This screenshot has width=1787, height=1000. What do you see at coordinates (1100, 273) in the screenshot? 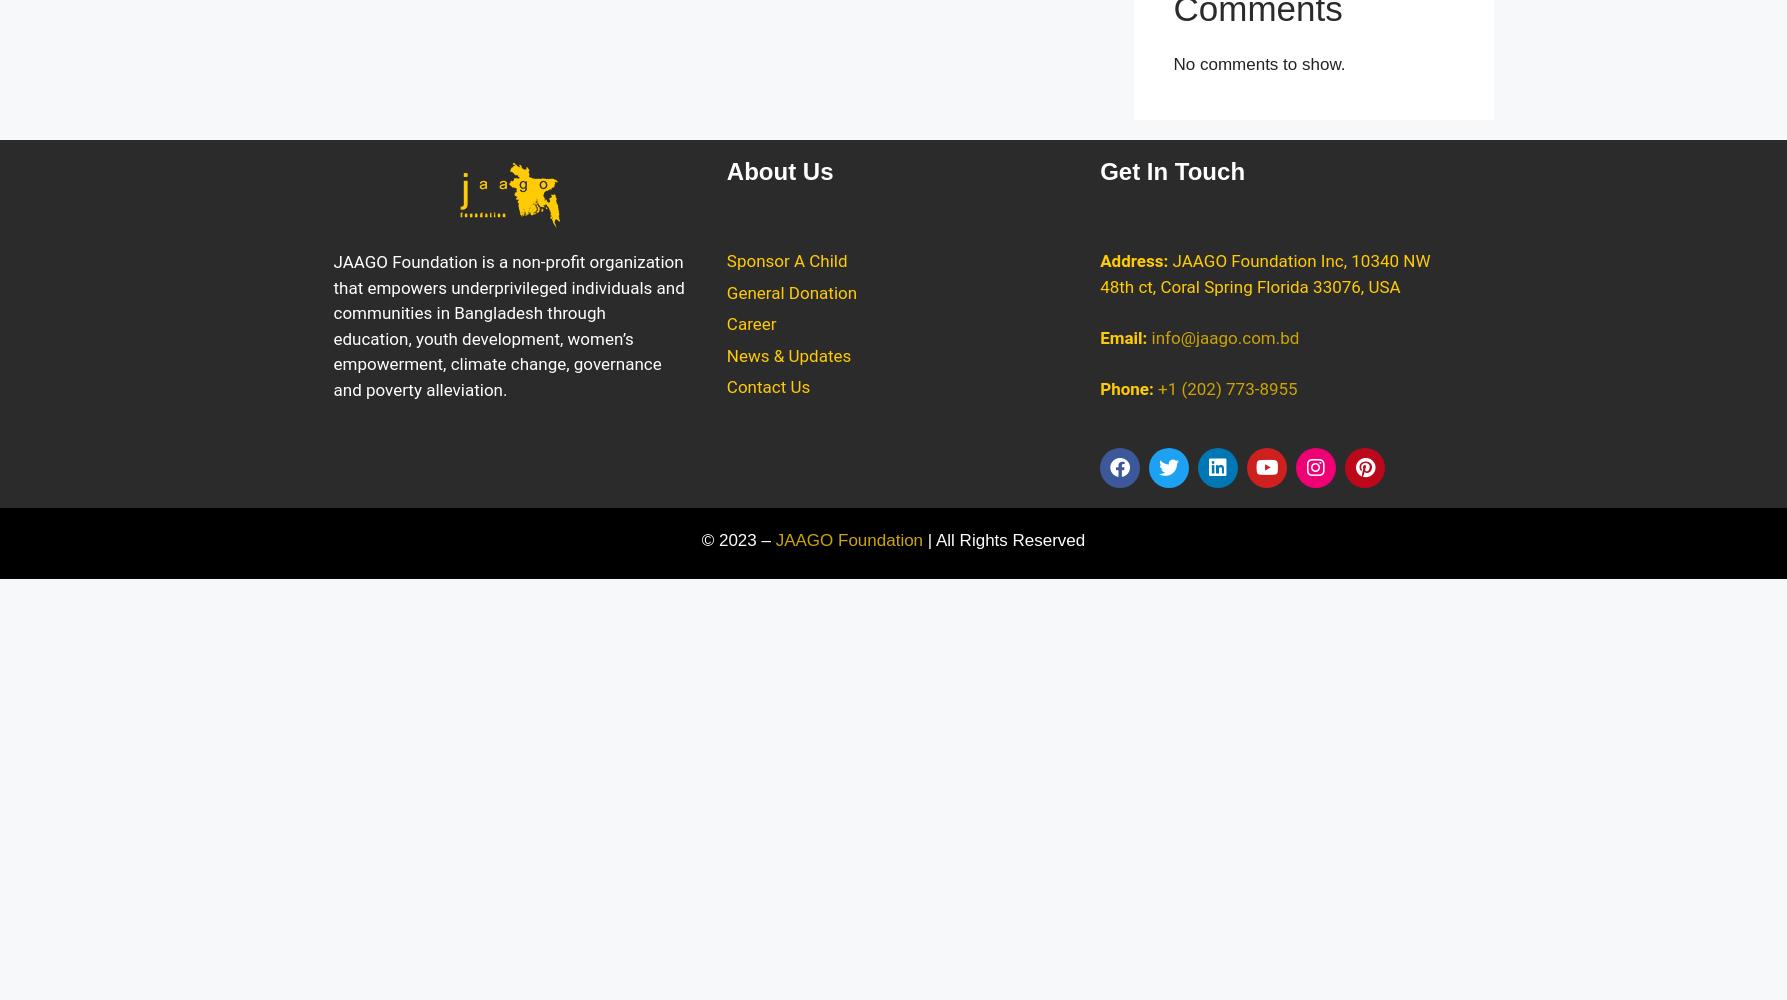
I see `'JAAGO Foundation Inc, 10340 NW 48th ct, Coral Spring Florida 33076, USA'` at bounding box center [1100, 273].